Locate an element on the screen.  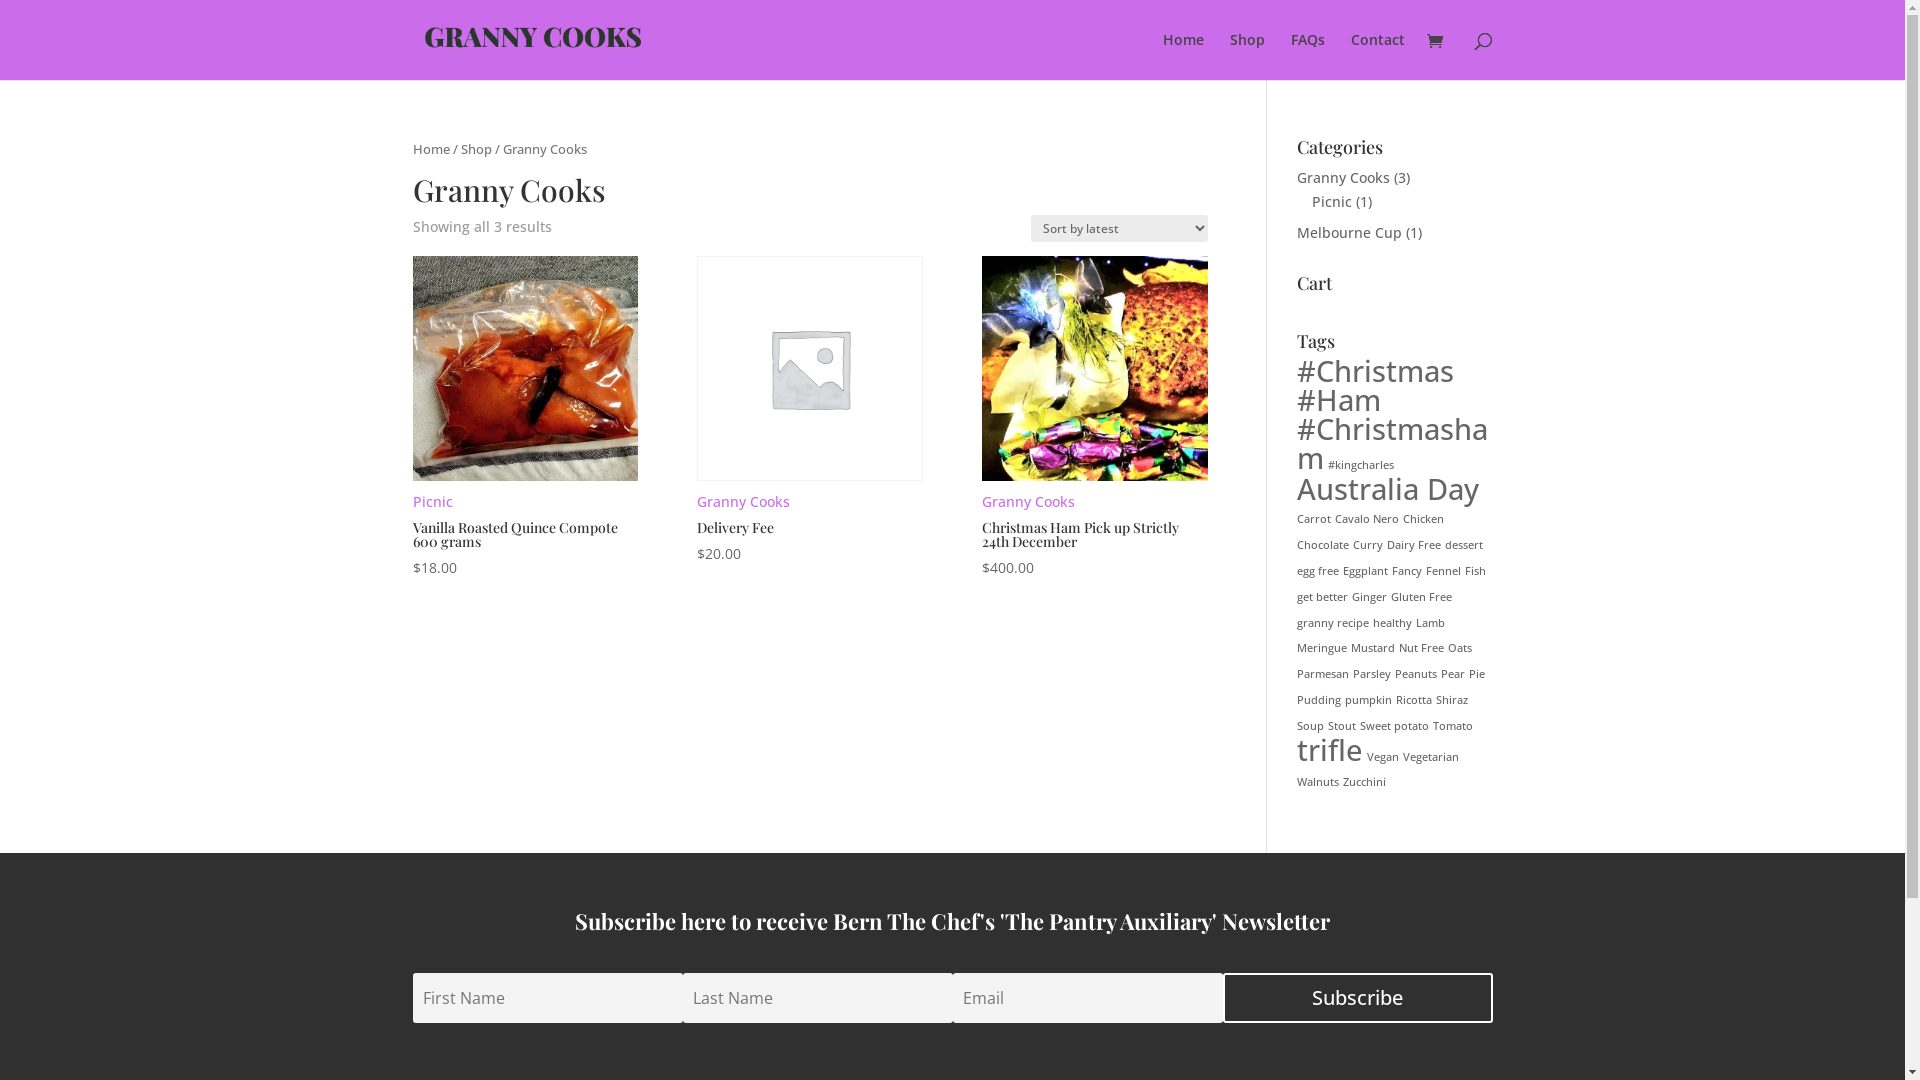
'pumpkin' is located at coordinates (1344, 698).